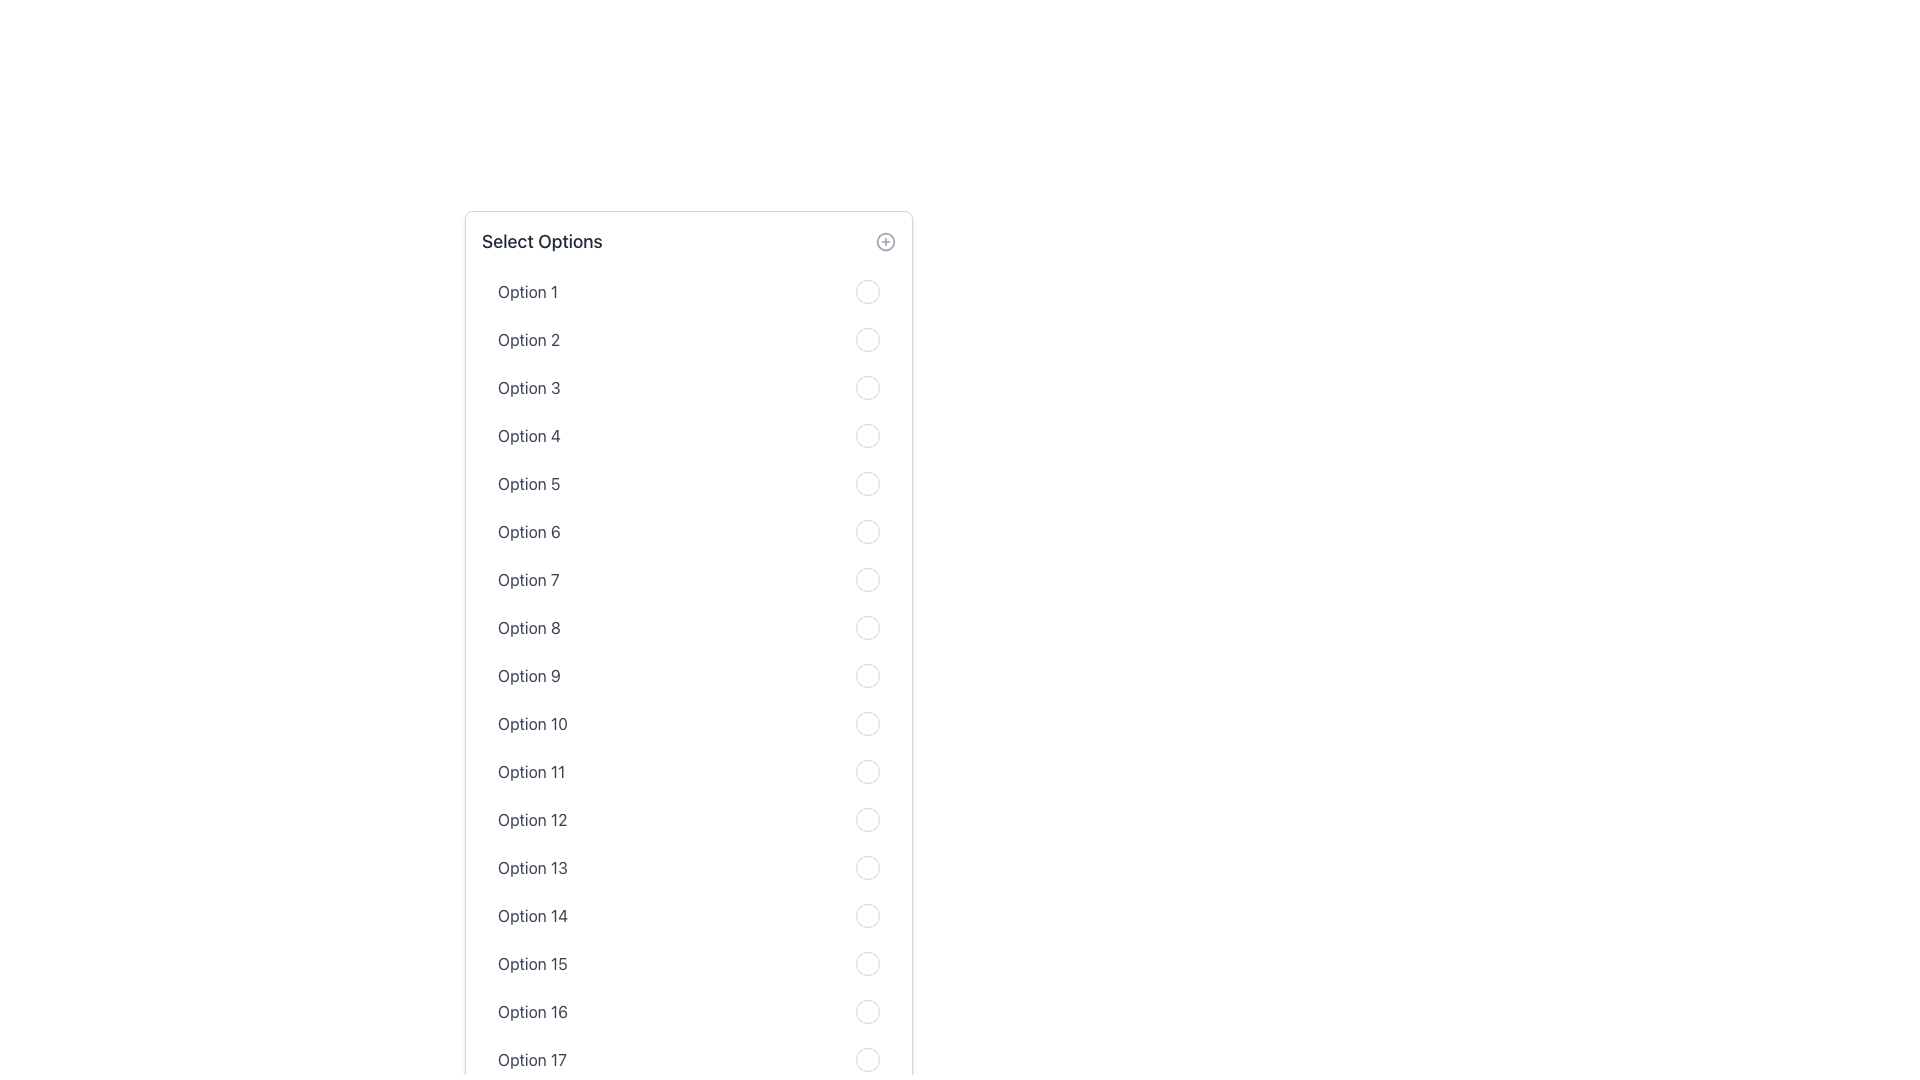 This screenshot has width=1920, height=1080. What do you see at coordinates (689, 963) in the screenshot?
I see `the radio button labeled 'Option 15'` at bounding box center [689, 963].